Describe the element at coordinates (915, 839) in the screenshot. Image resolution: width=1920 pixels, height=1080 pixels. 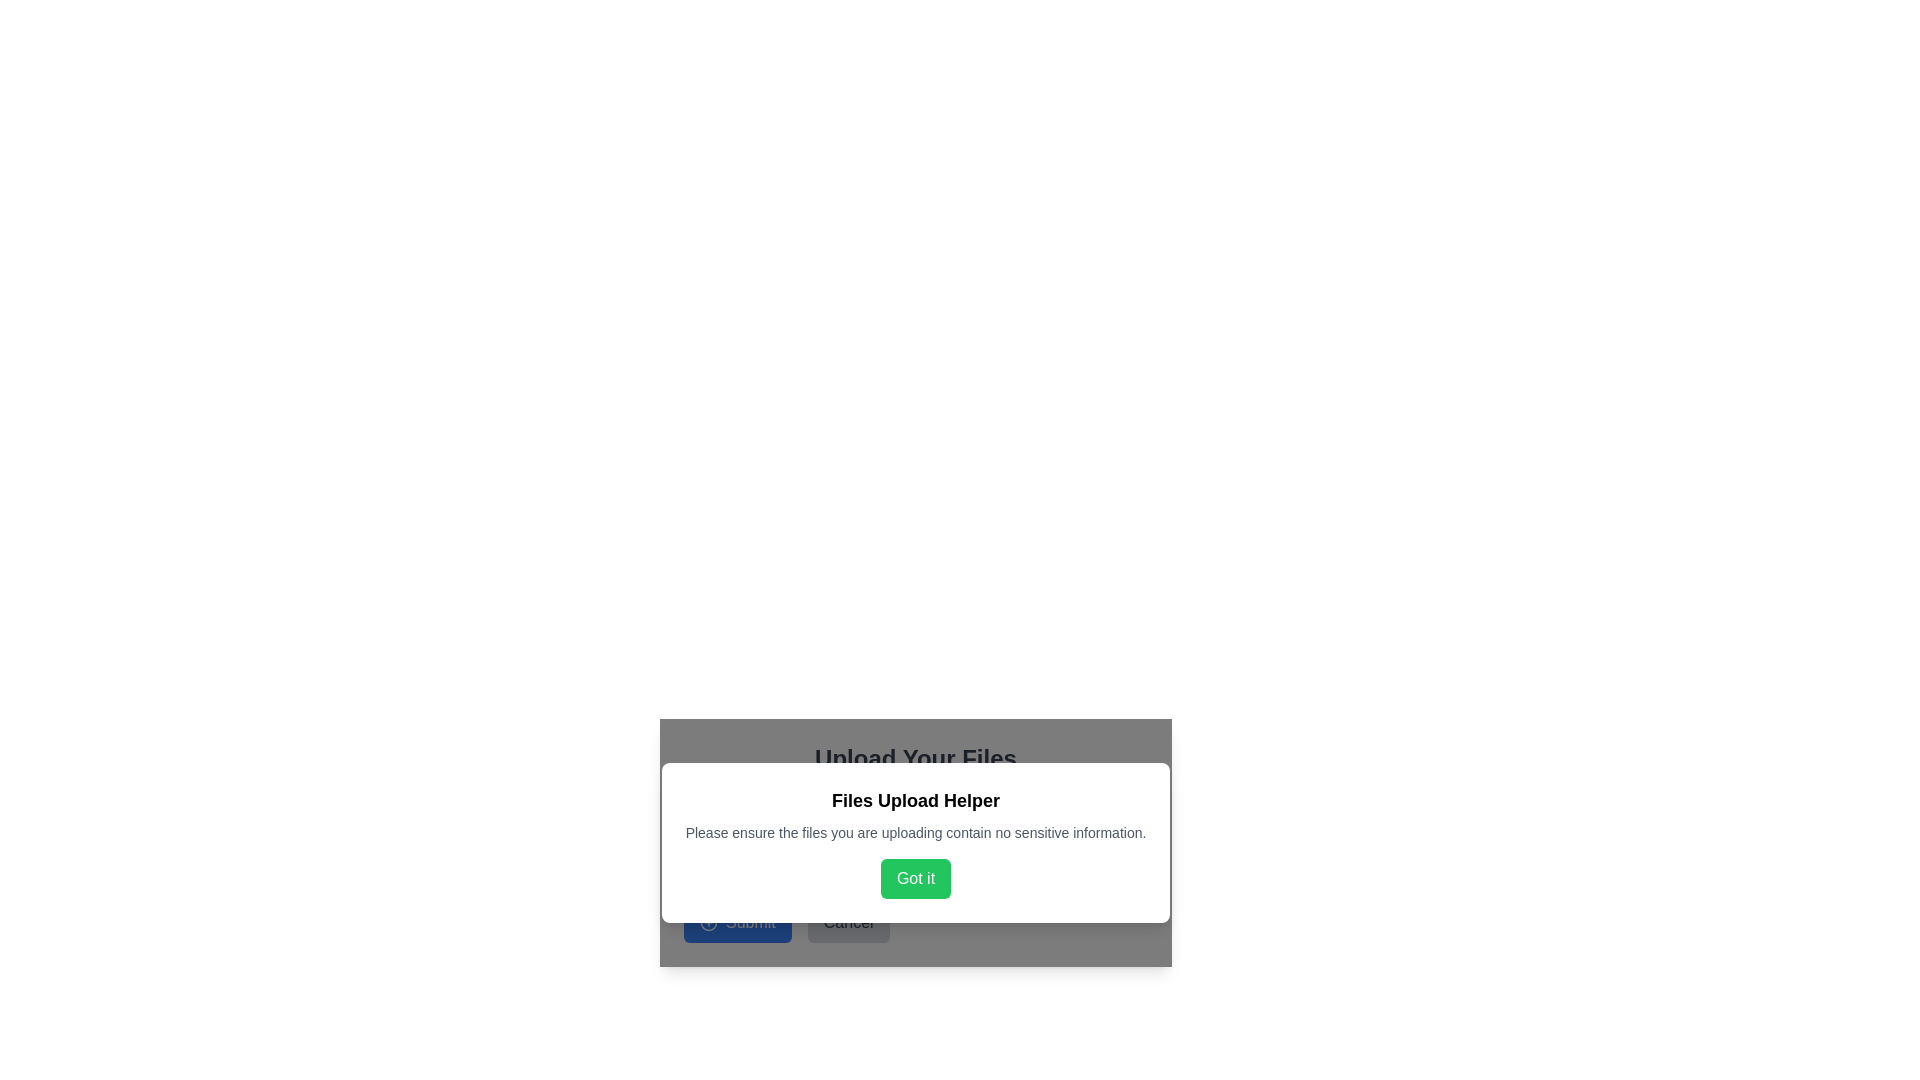
I see `and drop files into the Interactive Dropzone located below the 'Upload Your Files' header and above the 'Submit' and 'Cancel' buttons` at that location.